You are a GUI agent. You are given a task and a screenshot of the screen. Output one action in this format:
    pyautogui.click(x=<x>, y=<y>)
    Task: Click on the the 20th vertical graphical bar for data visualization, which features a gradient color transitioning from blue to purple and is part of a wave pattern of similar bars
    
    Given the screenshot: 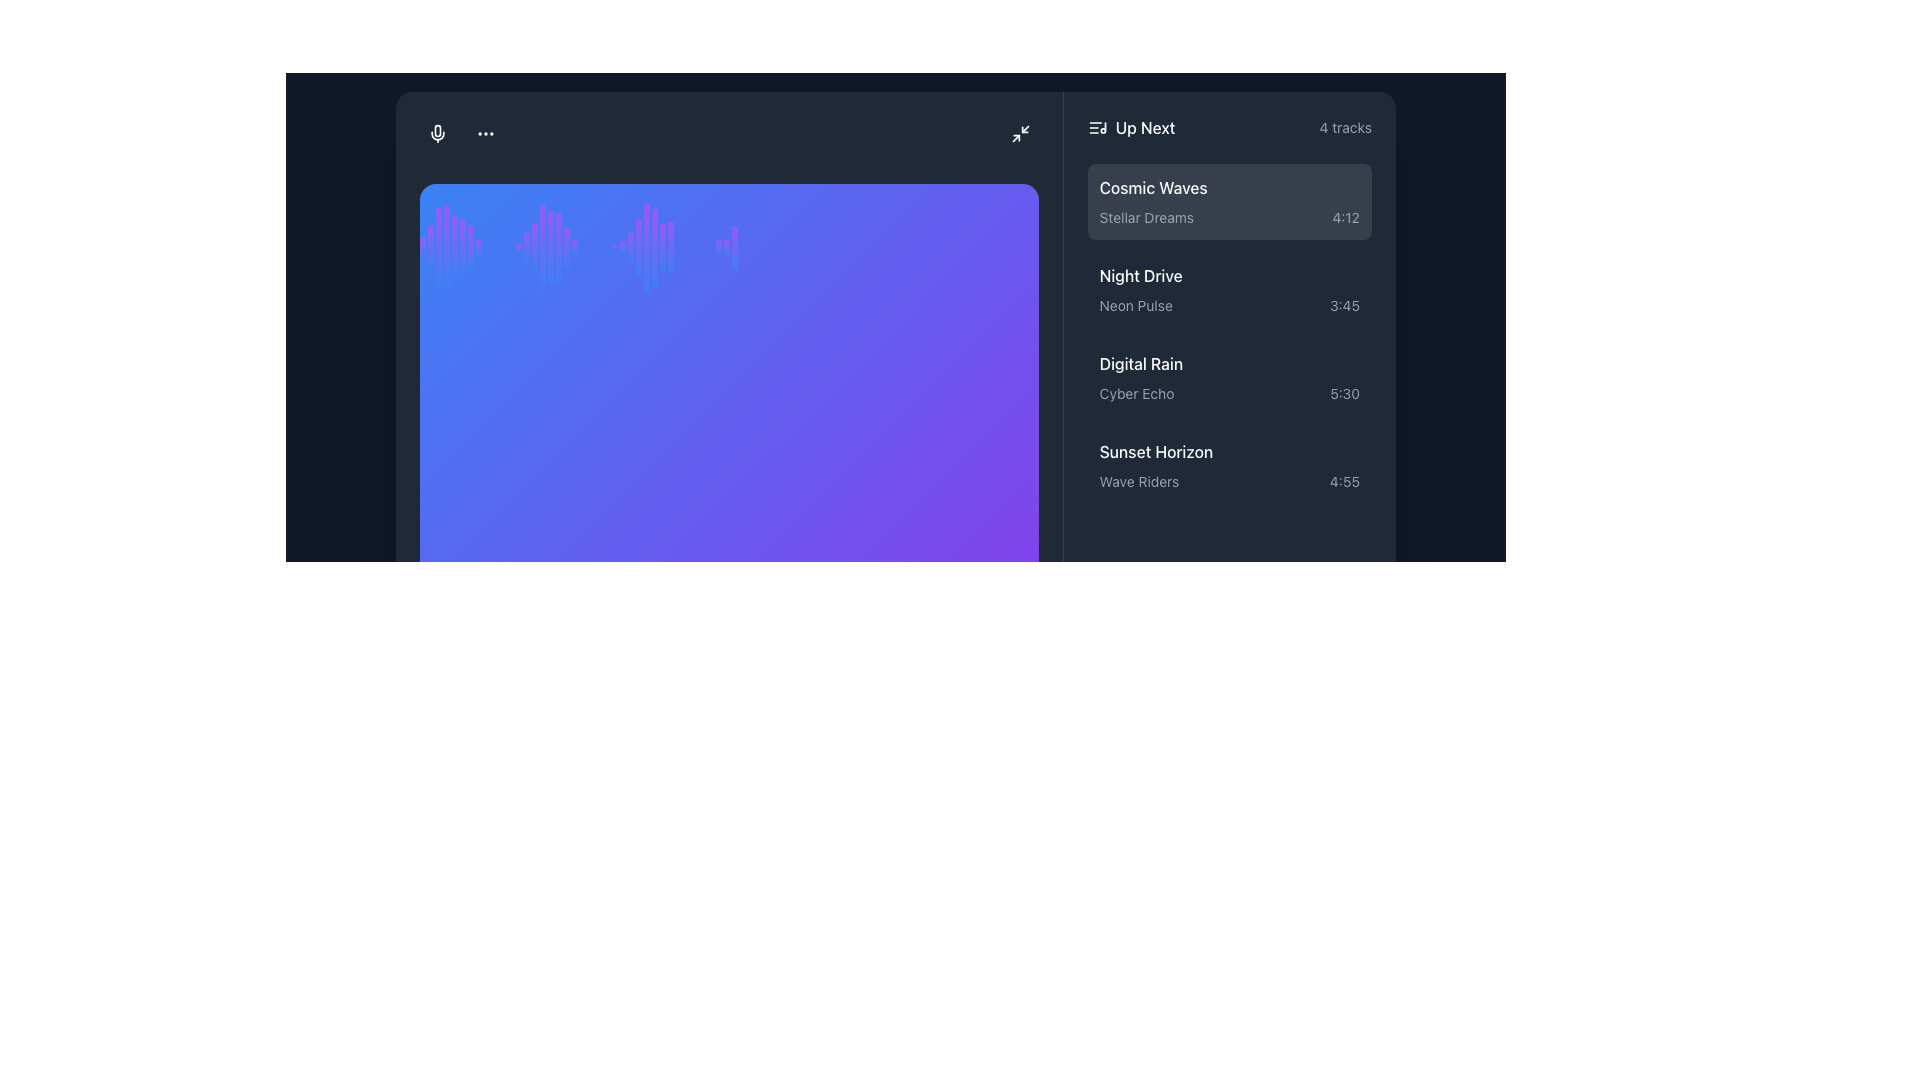 What is the action you would take?
    pyautogui.click(x=574, y=245)
    